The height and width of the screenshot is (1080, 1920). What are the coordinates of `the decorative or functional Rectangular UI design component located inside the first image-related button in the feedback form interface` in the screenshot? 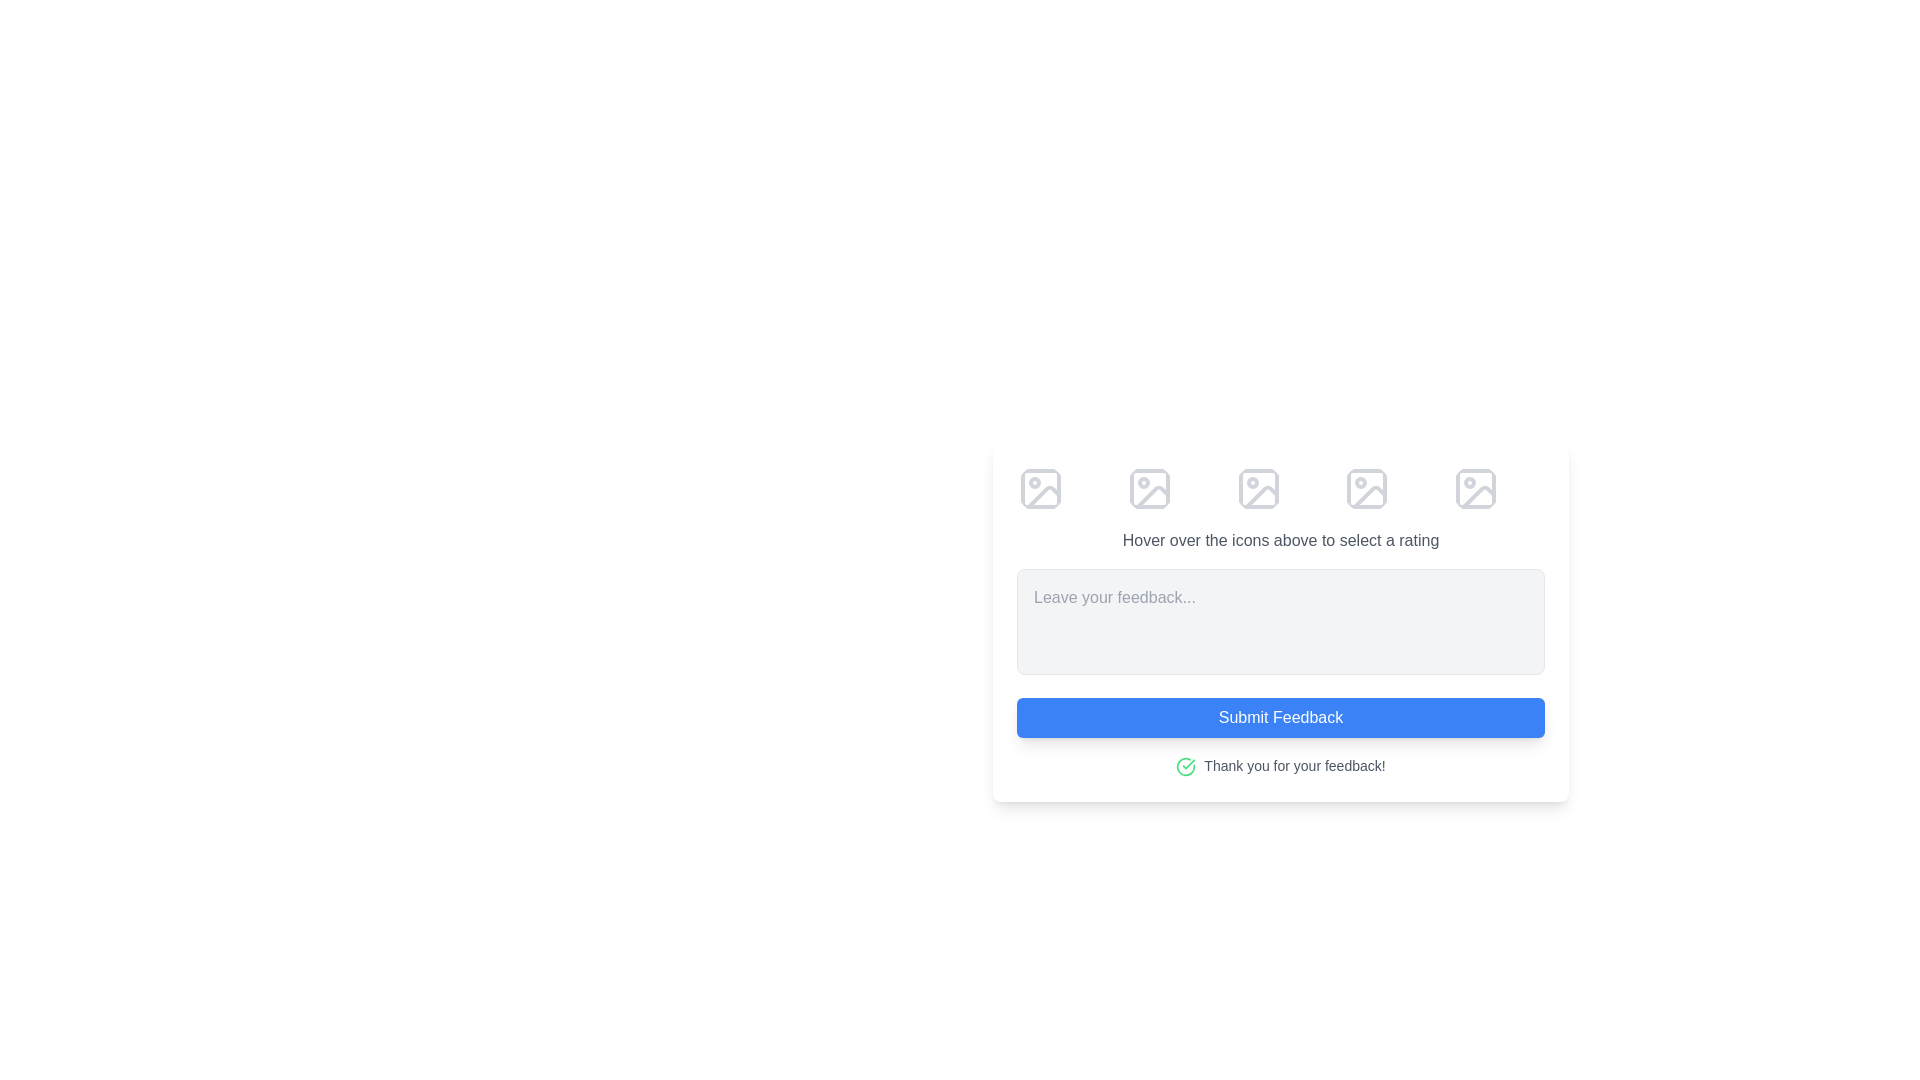 It's located at (1040, 489).